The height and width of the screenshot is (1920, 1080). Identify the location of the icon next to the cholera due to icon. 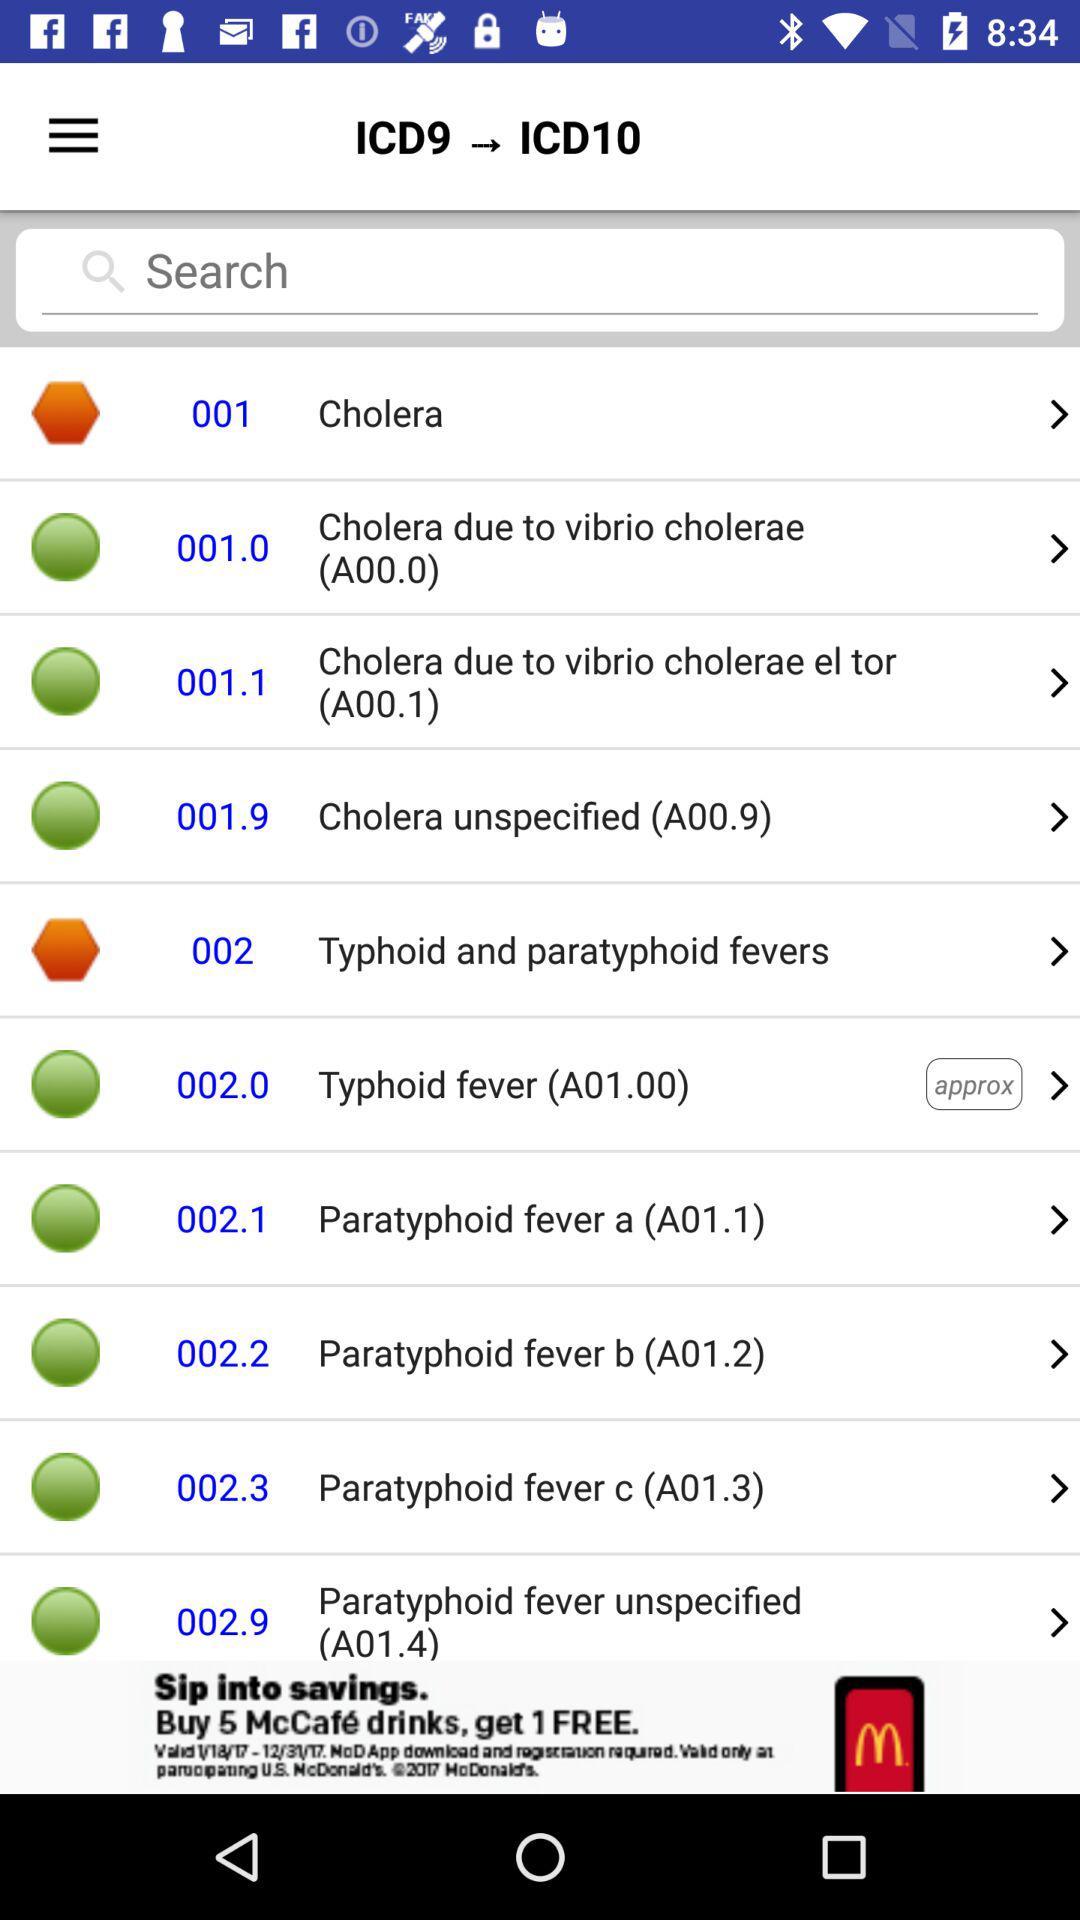
(1059, 815).